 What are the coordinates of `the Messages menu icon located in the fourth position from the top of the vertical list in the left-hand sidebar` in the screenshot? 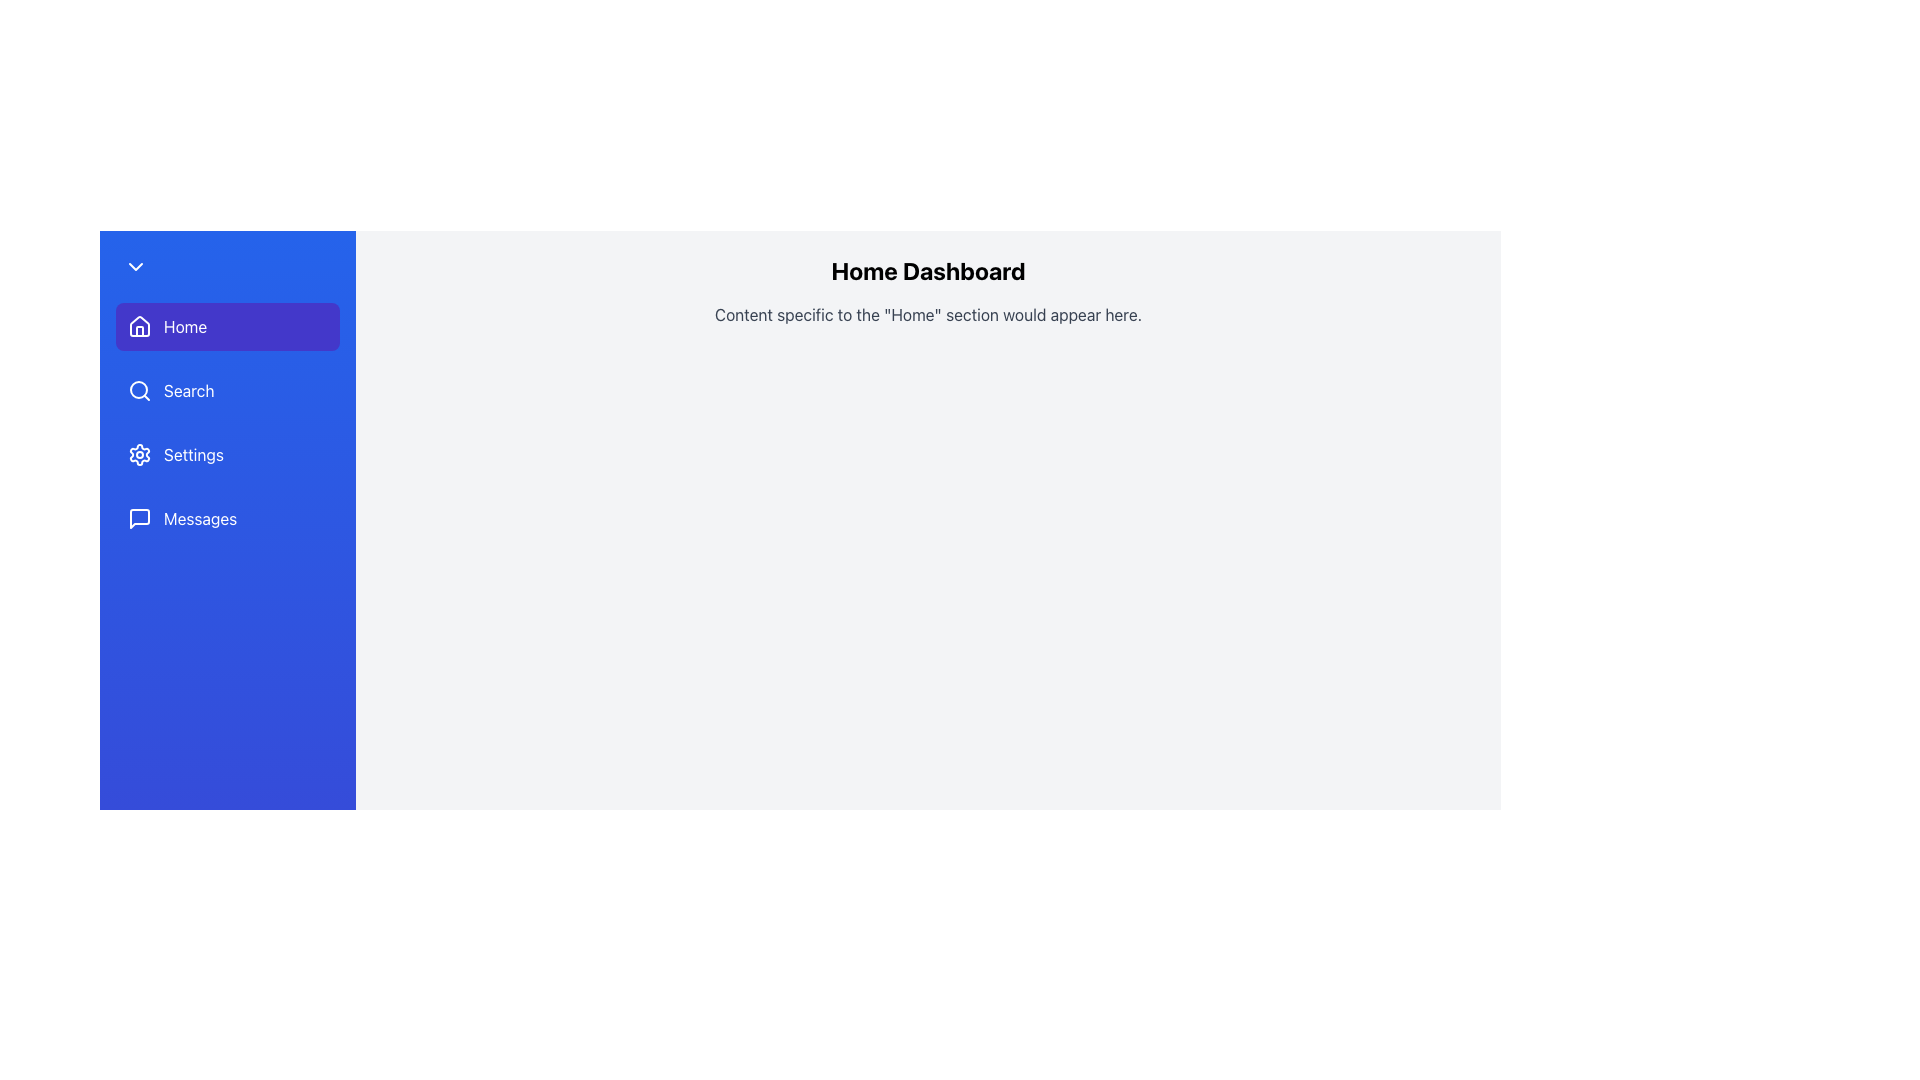 It's located at (138, 518).